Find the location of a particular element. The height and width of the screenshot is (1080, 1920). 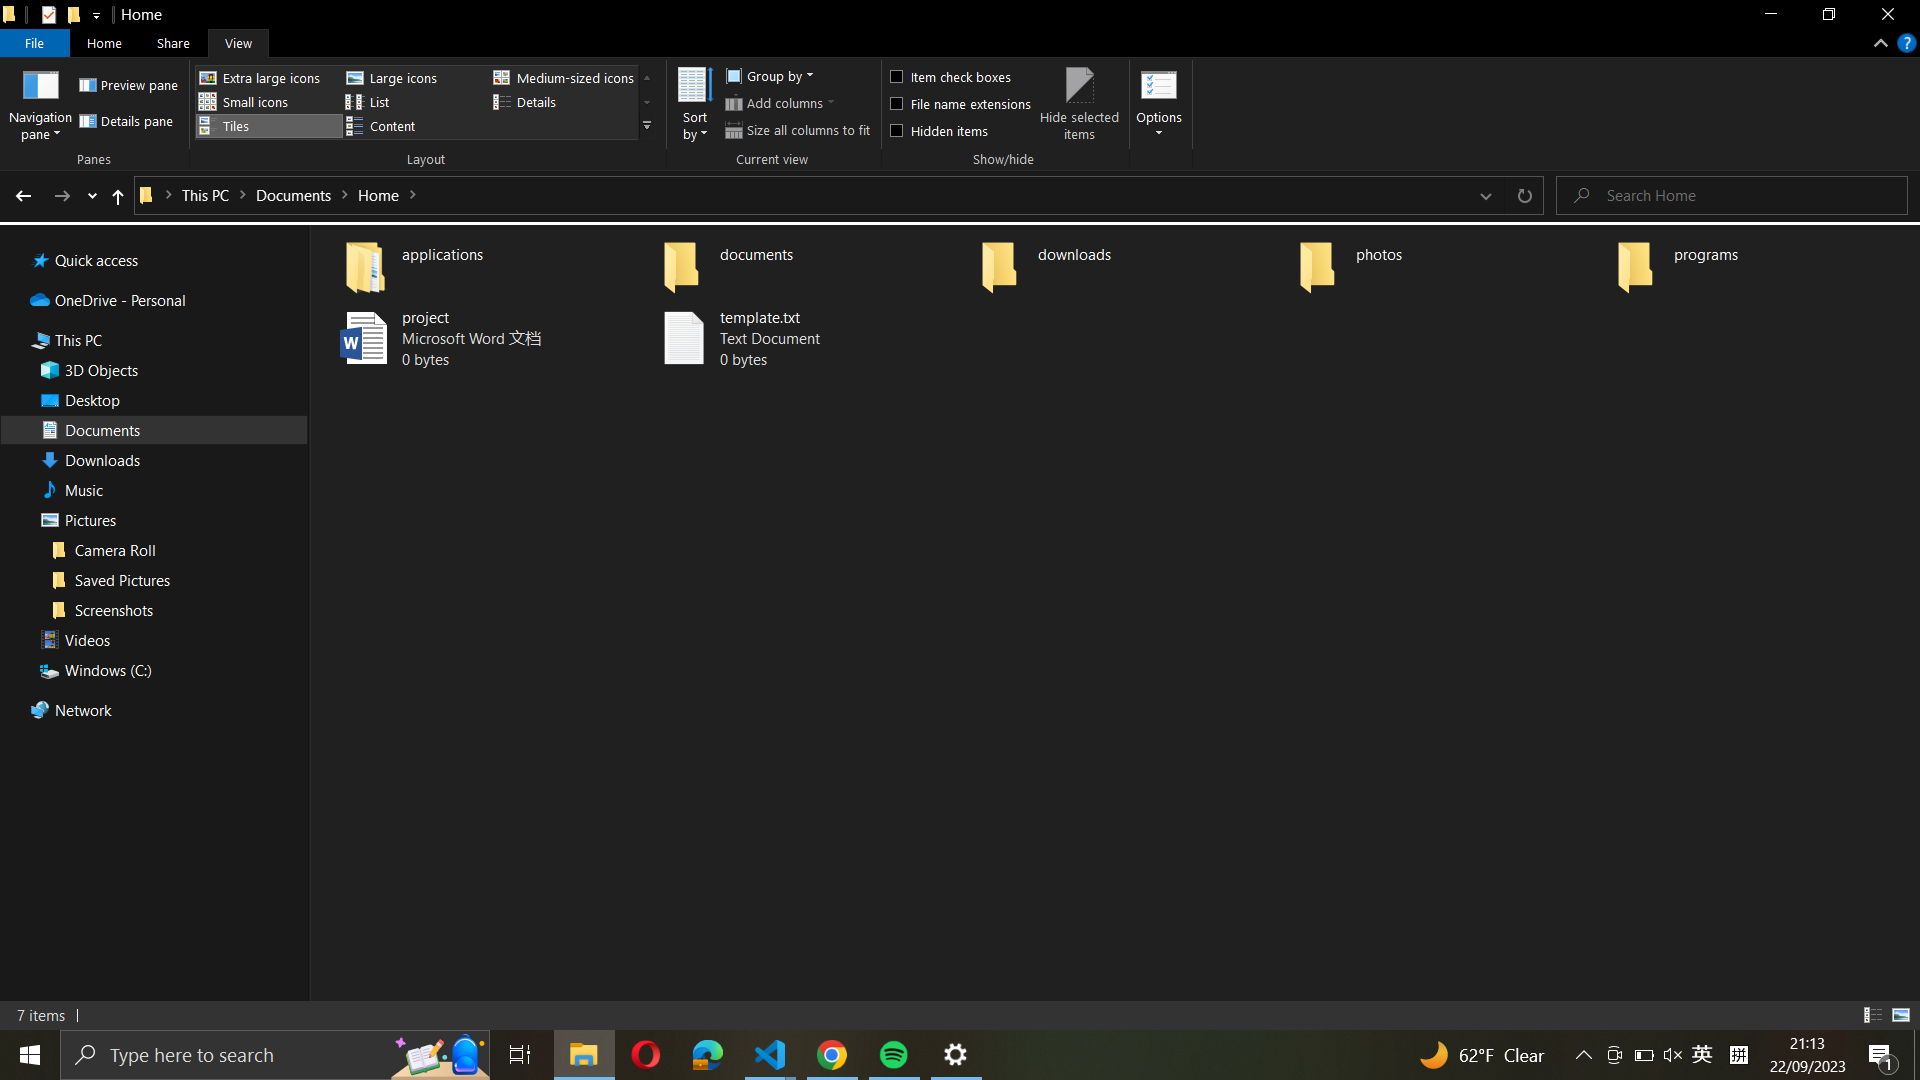

Show all notifications from the bottom right corner is located at coordinates (1882, 1054).